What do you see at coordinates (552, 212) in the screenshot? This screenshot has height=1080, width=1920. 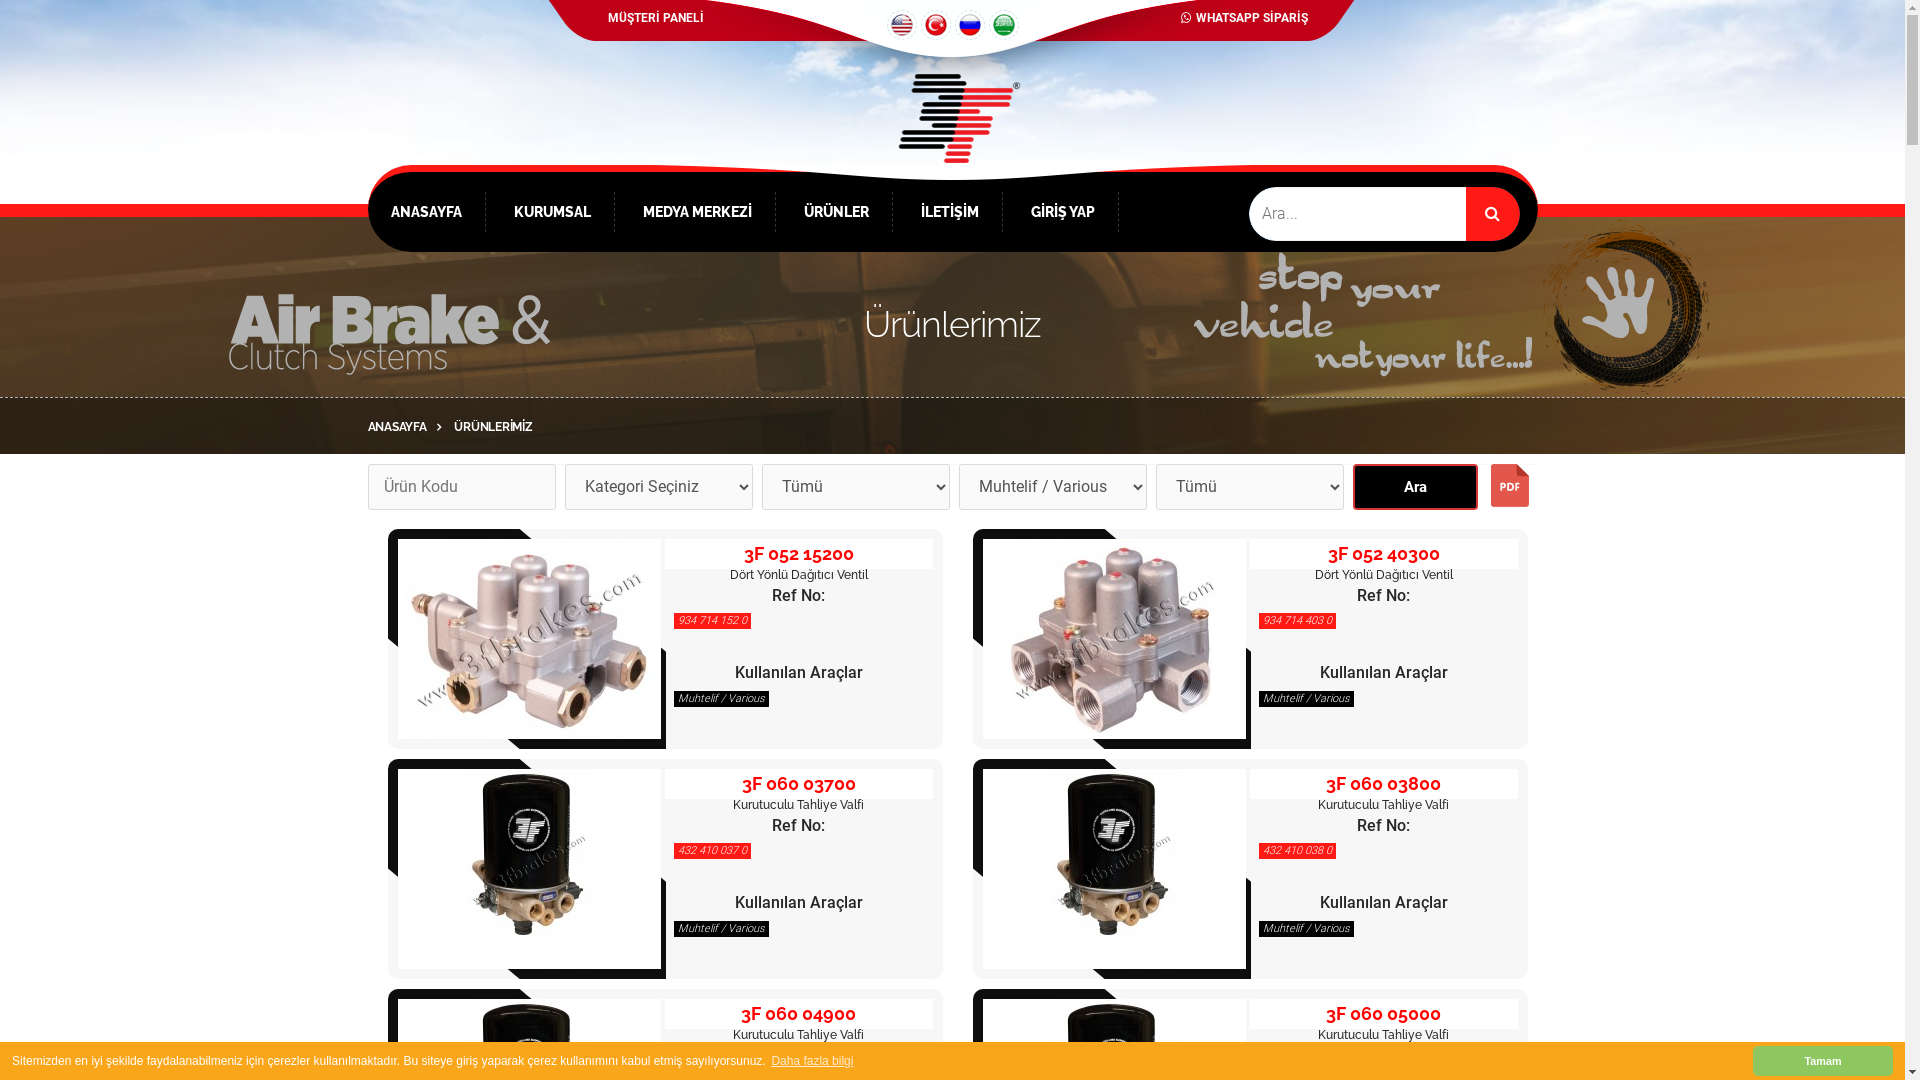 I see `'KURUMSAL'` at bounding box center [552, 212].